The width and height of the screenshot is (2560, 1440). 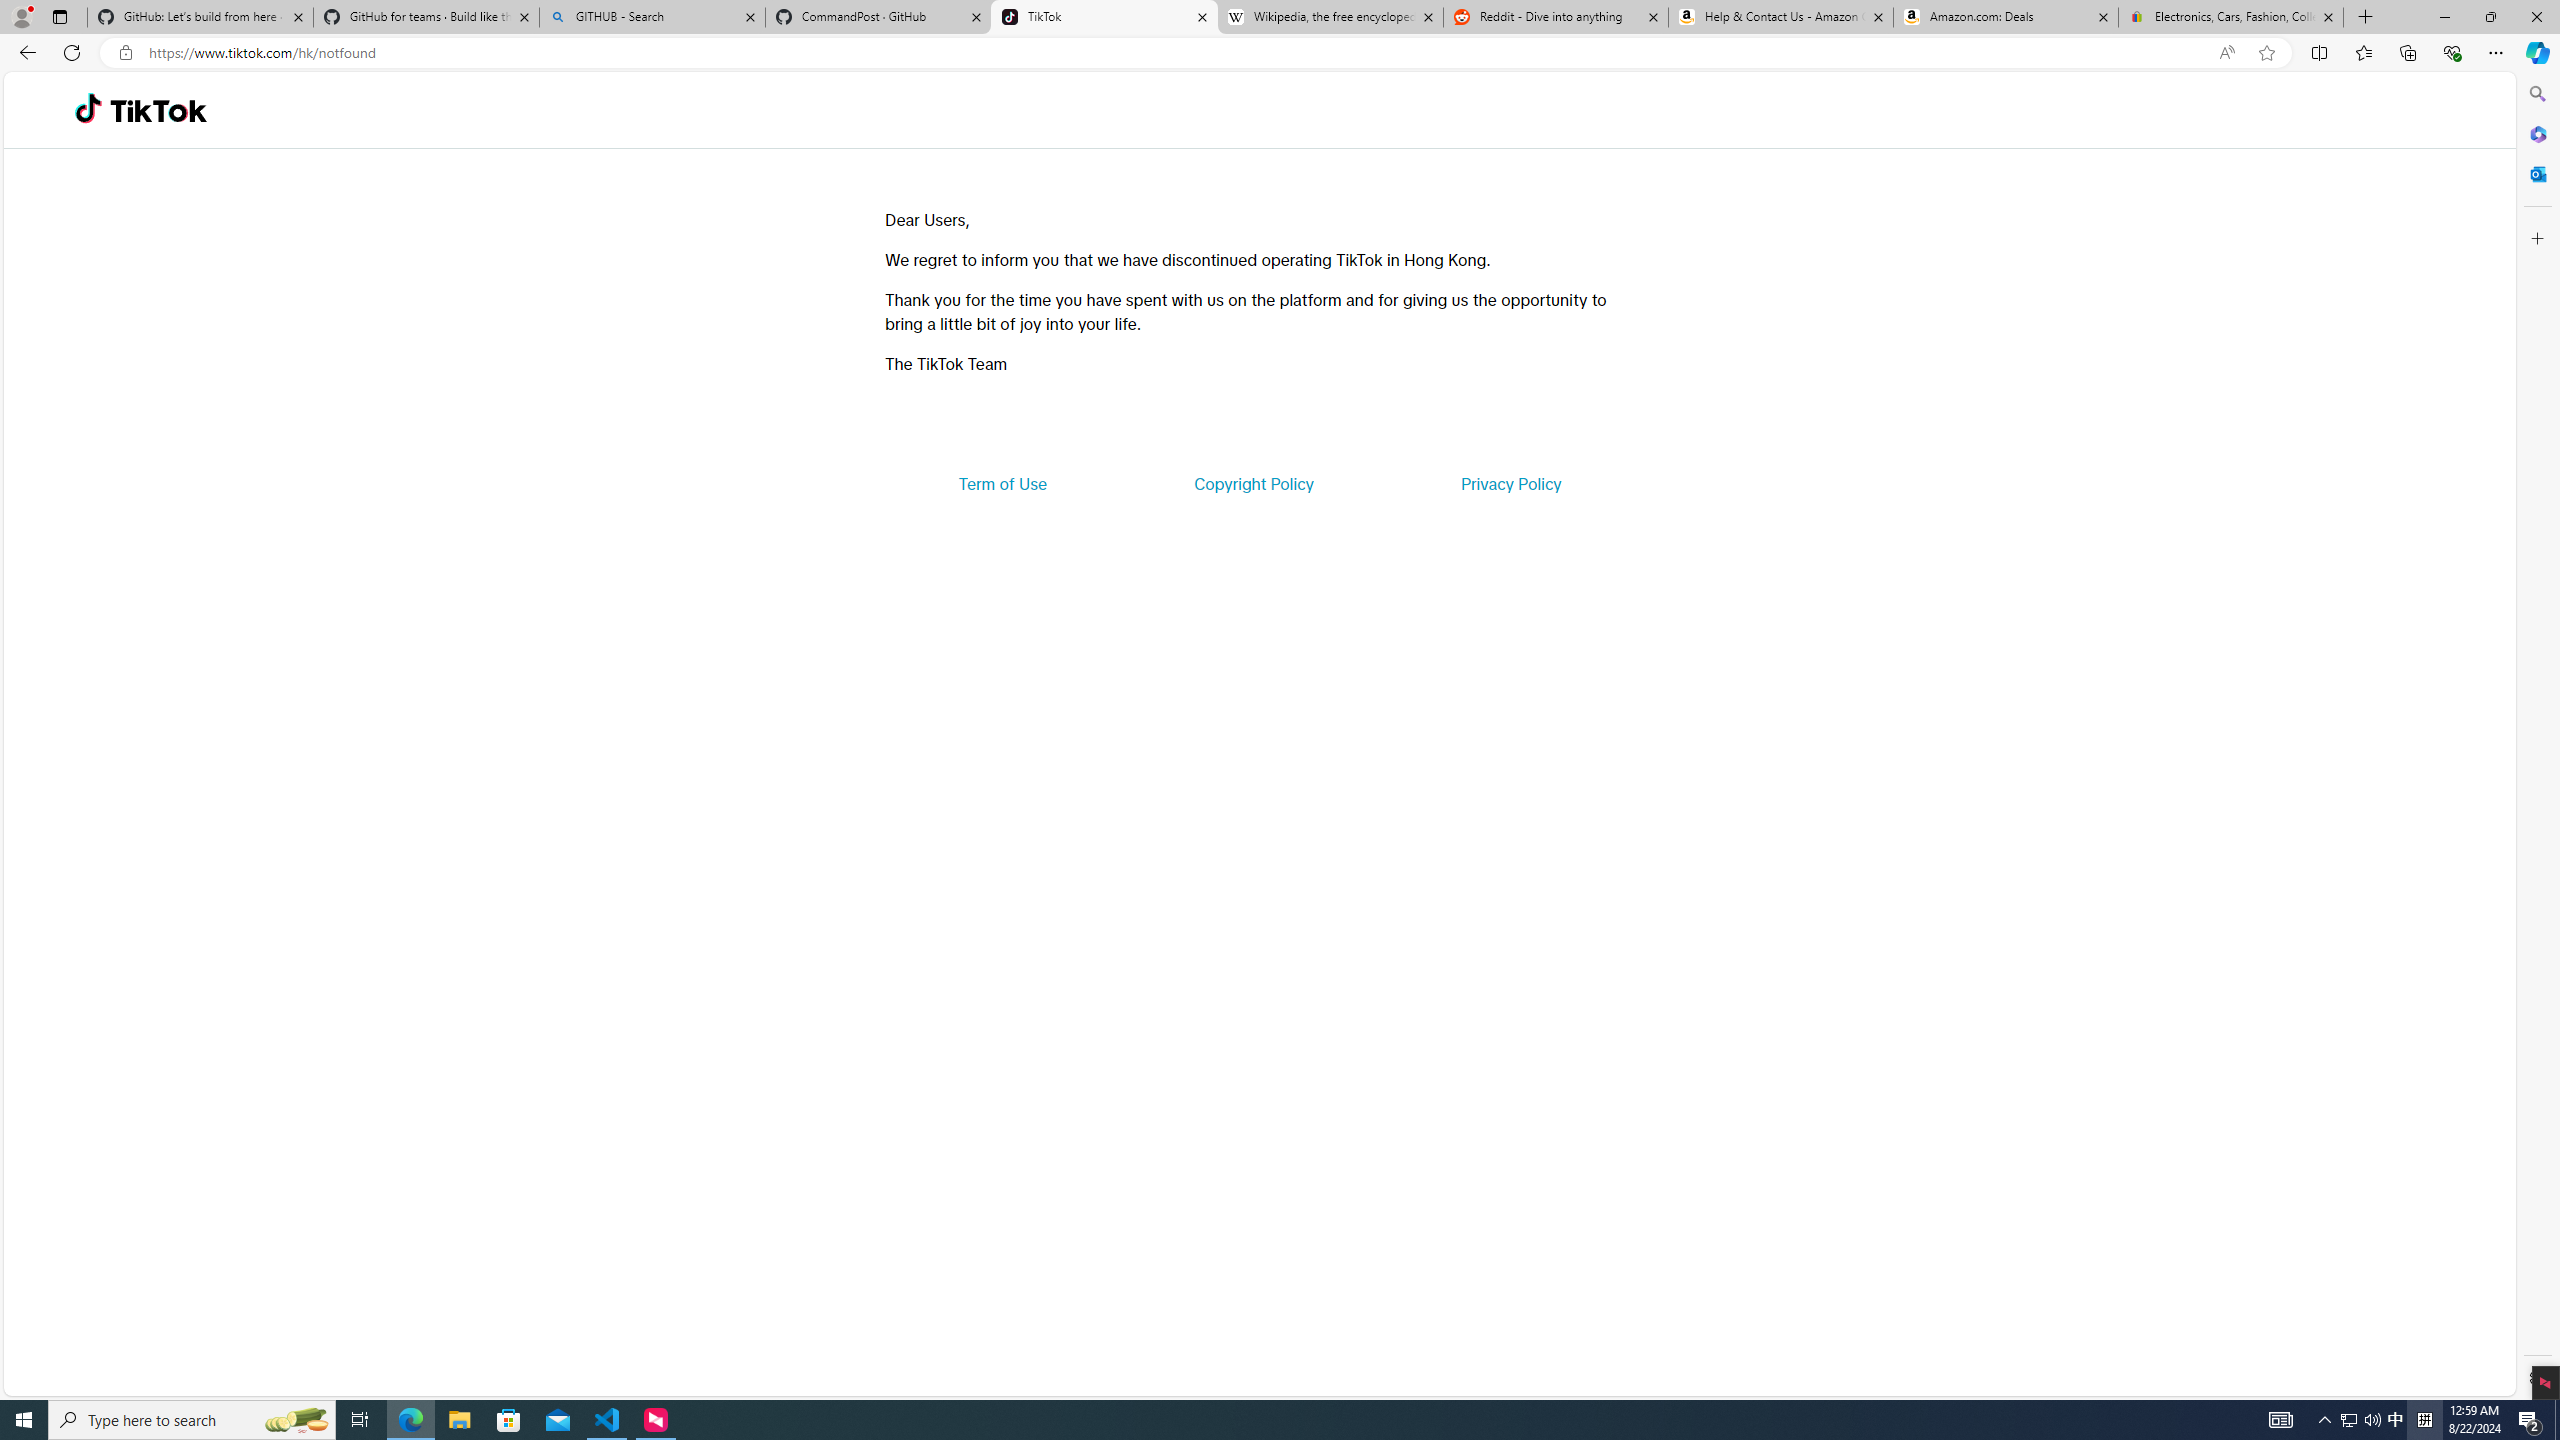 What do you see at coordinates (1328, 16) in the screenshot?
I see `'Wikipedia, the free encyclopedia'` at bounding box center [1328, 16].